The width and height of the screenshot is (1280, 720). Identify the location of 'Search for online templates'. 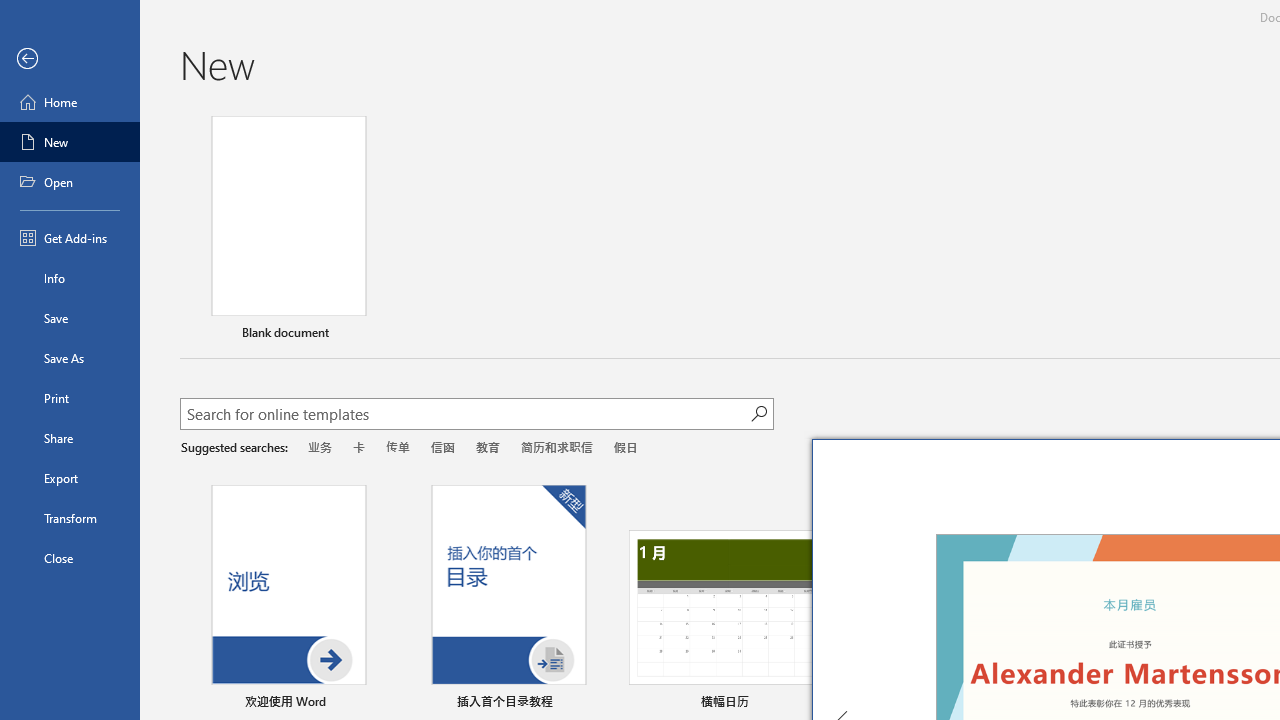
(464, 415).